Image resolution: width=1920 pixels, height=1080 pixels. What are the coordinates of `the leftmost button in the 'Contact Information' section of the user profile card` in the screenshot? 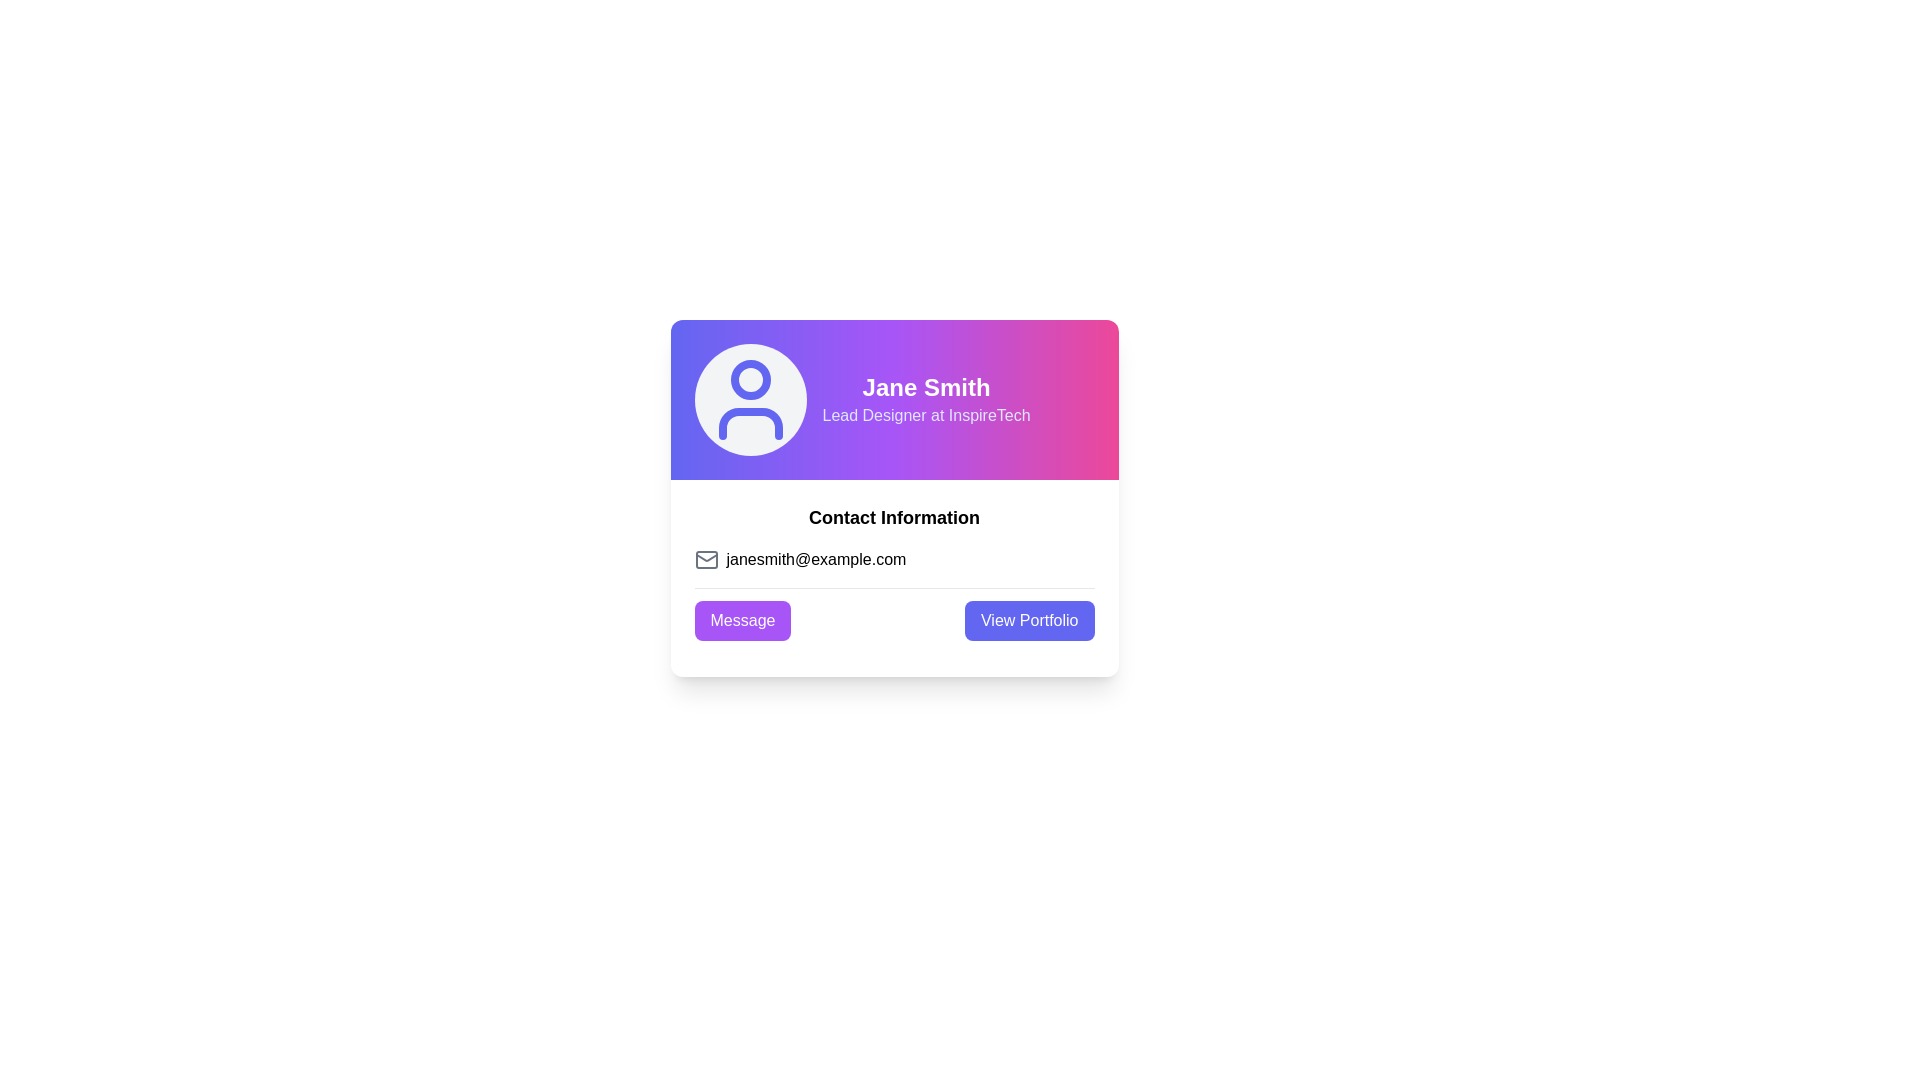 It's located at (742, 620).